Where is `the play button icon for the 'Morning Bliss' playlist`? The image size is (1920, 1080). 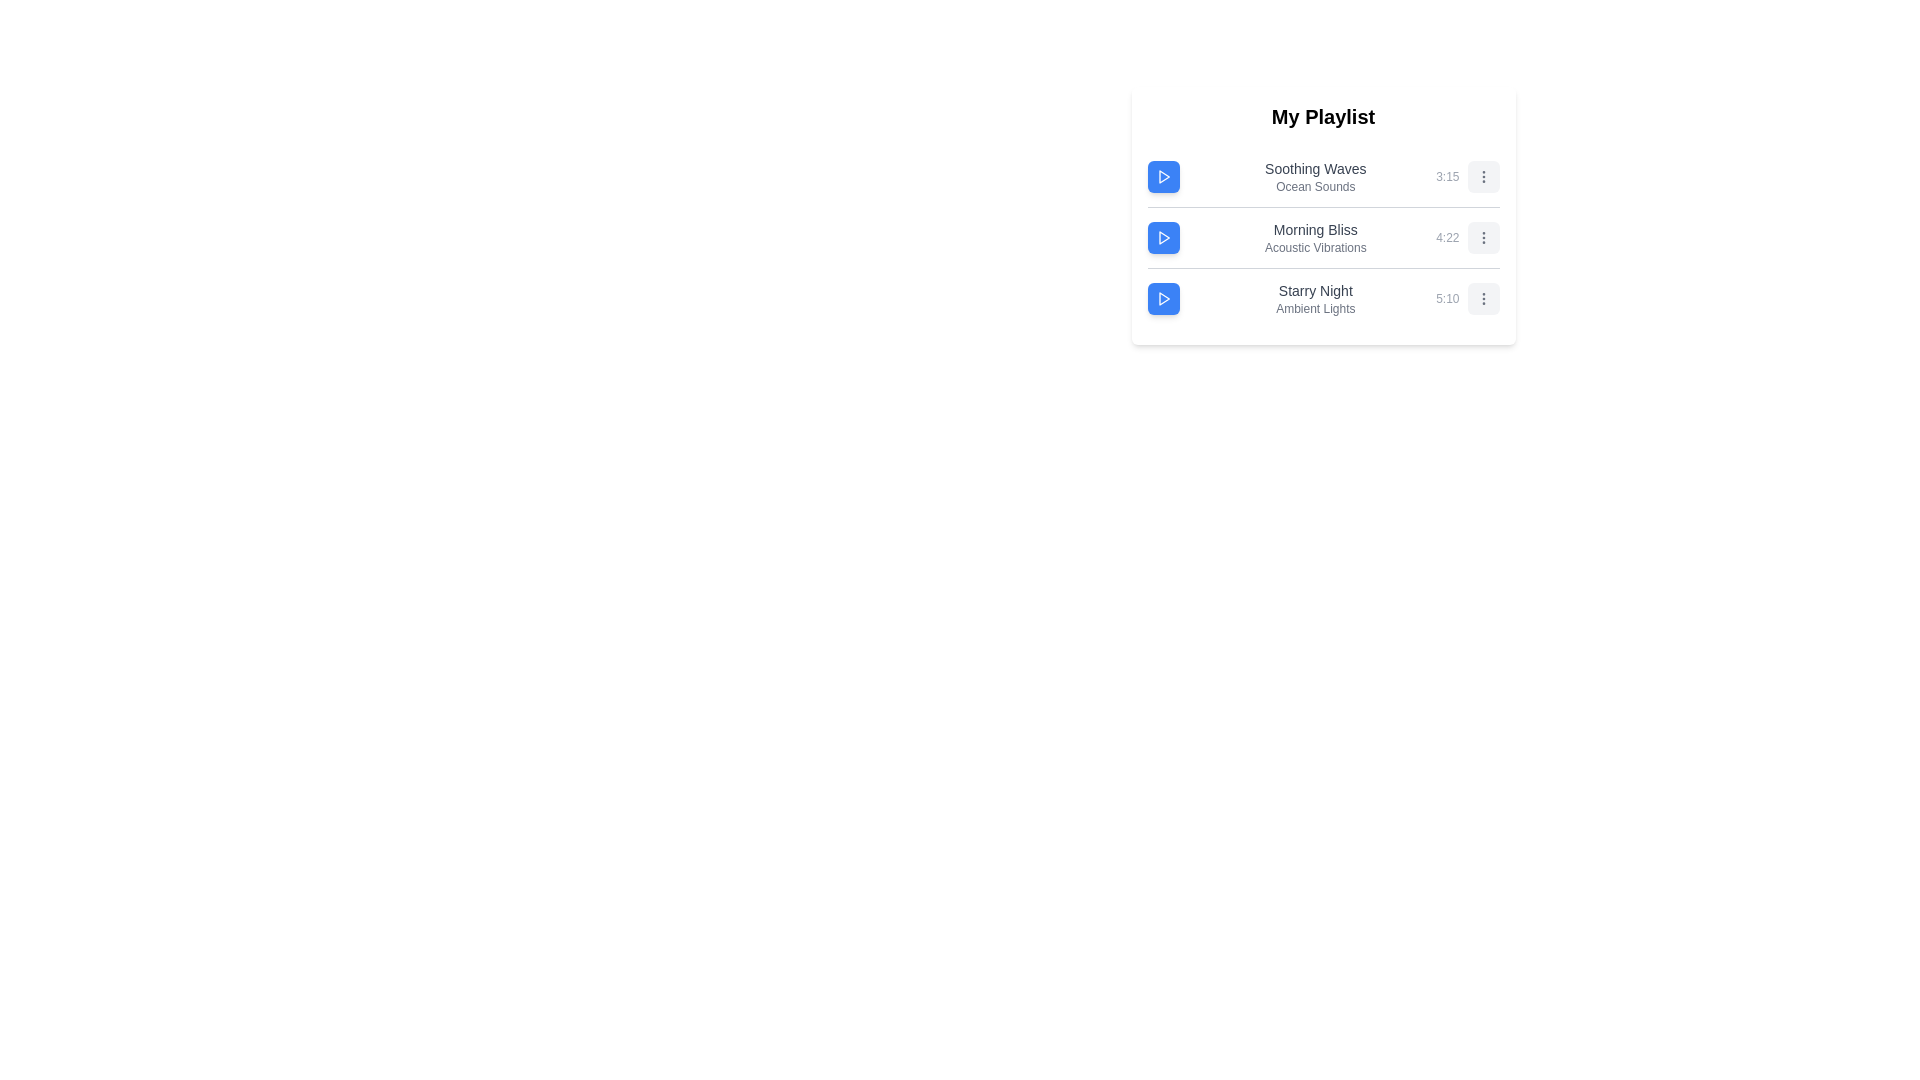
the play button icon for the 'Morning Bliss' playlist is located at coordinates (1163, 237).